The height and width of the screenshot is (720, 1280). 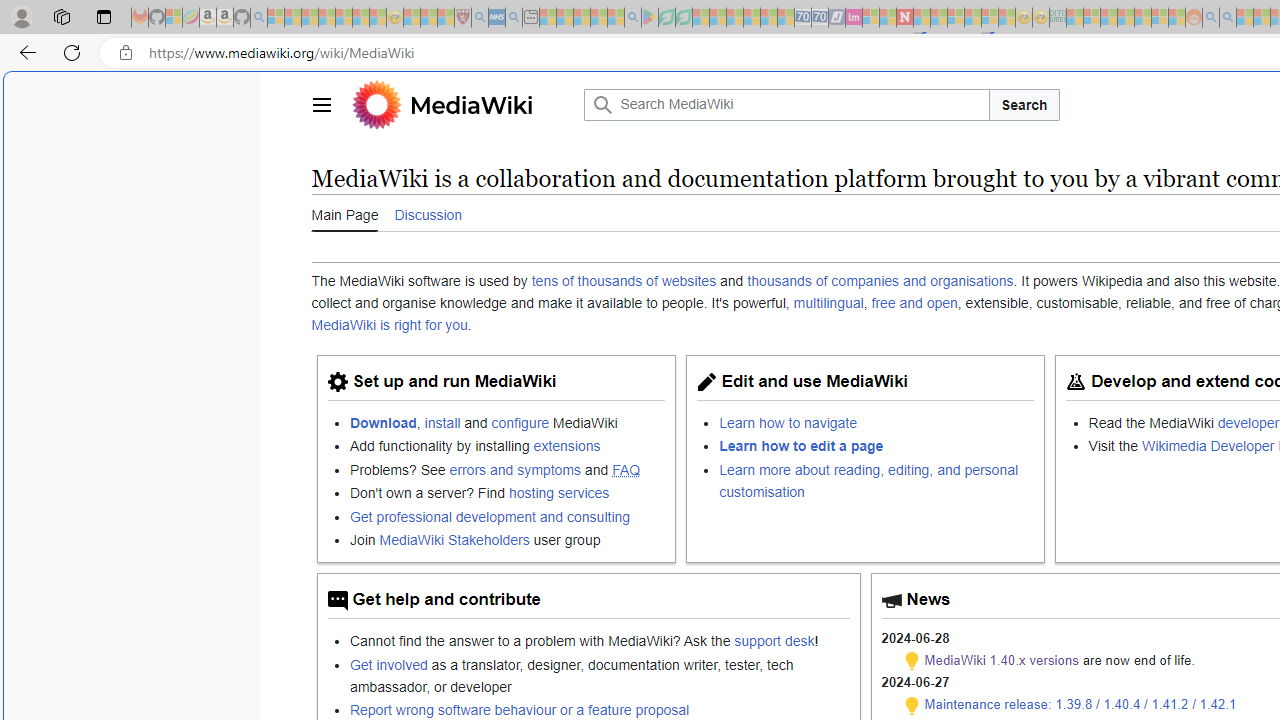 What do you see at coordinates (344, 214) in the screenshot?
I see `'Main Page'` at bounding box center [344, 214].